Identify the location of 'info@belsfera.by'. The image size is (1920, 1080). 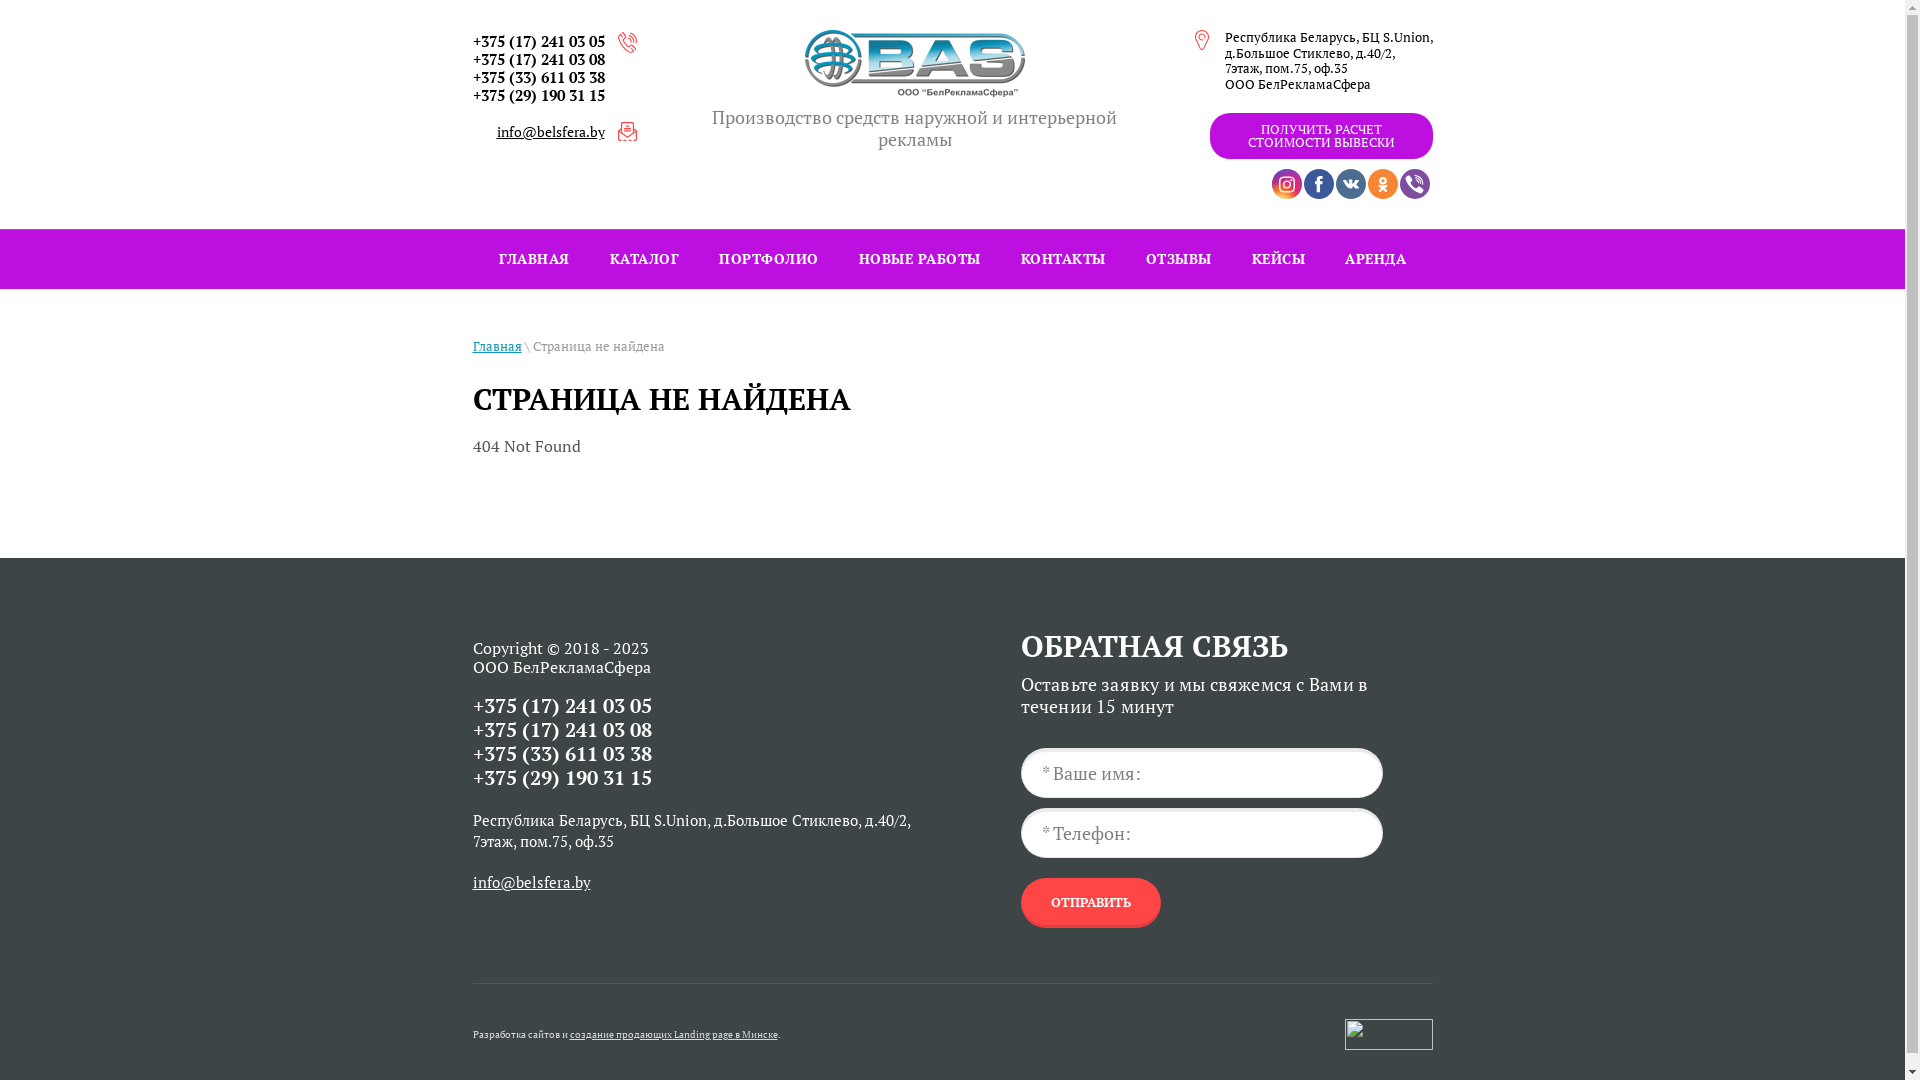
(531, 881).